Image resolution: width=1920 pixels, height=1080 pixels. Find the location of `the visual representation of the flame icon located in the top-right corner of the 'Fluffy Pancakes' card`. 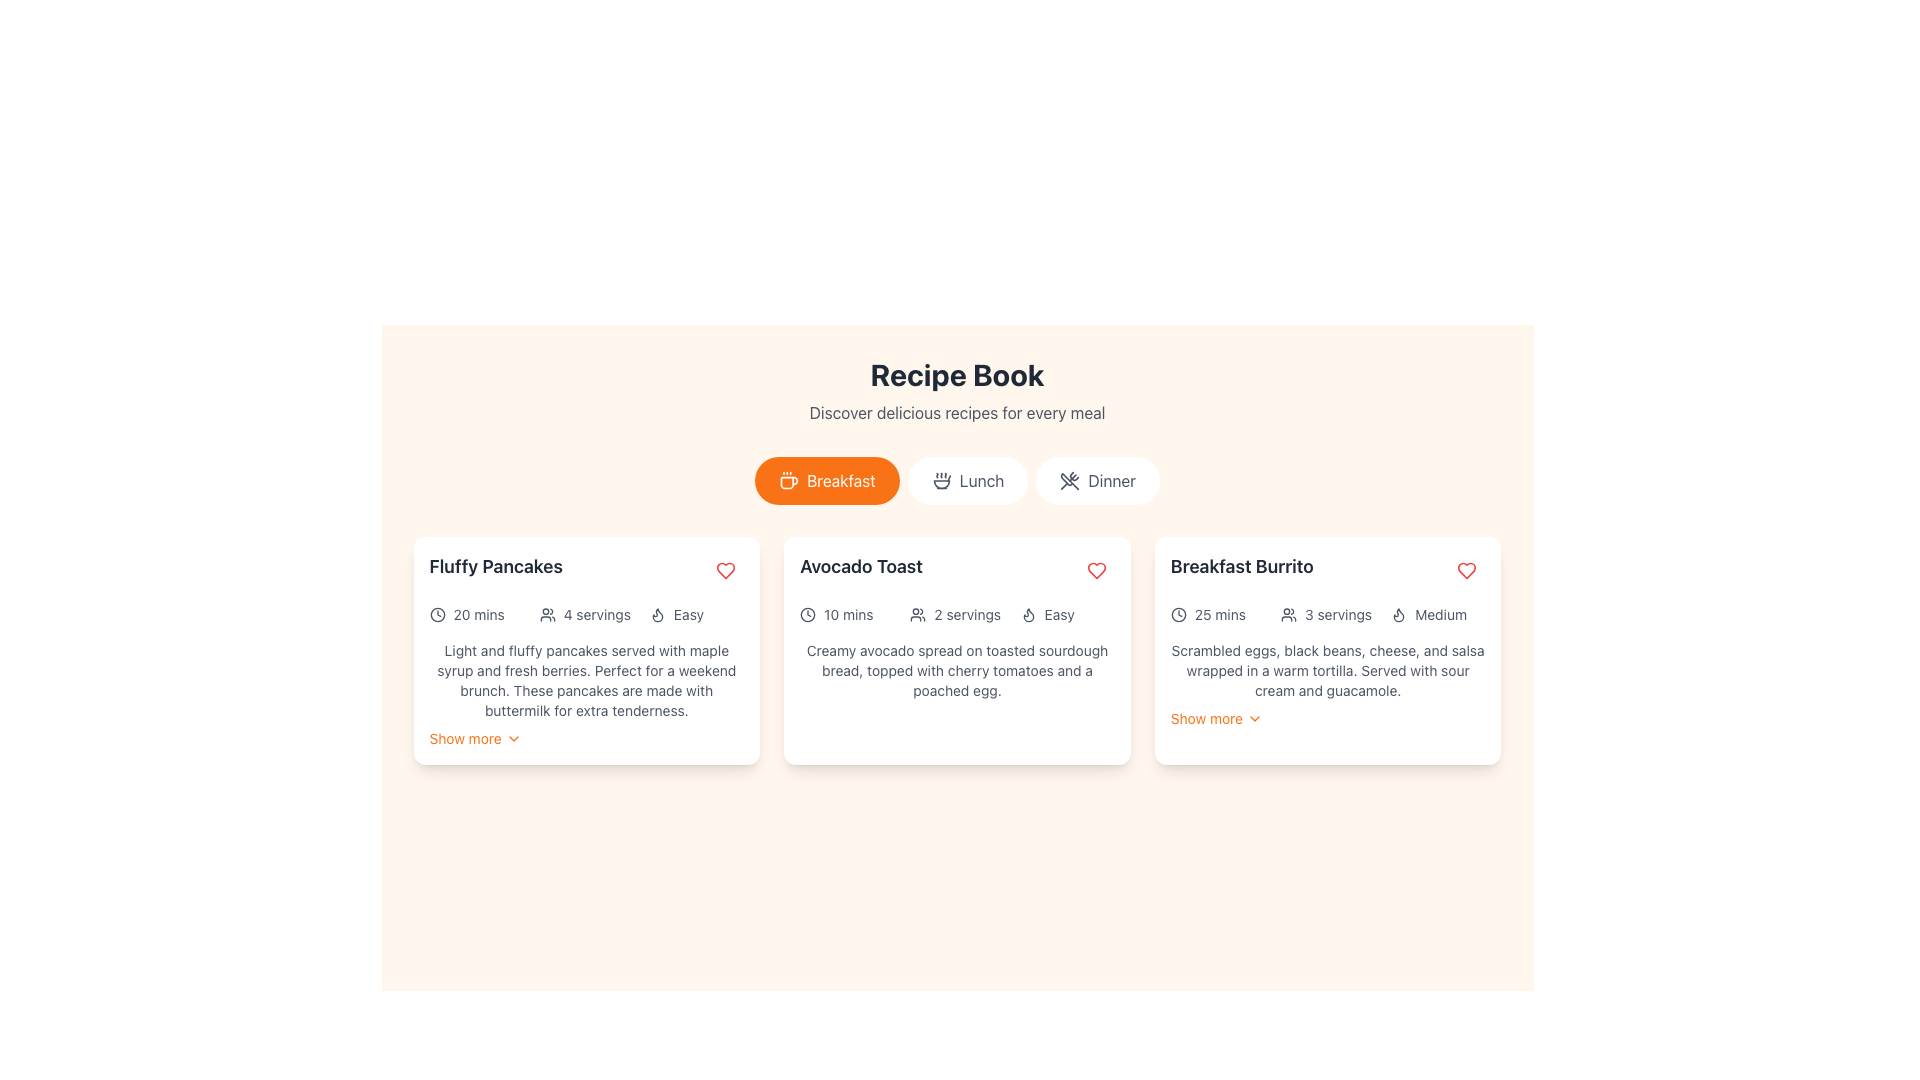

the visual representation of the flame icon located in the top-right corner of the 'Fluffy Pancakes' card is located at coordinates (657, 614).